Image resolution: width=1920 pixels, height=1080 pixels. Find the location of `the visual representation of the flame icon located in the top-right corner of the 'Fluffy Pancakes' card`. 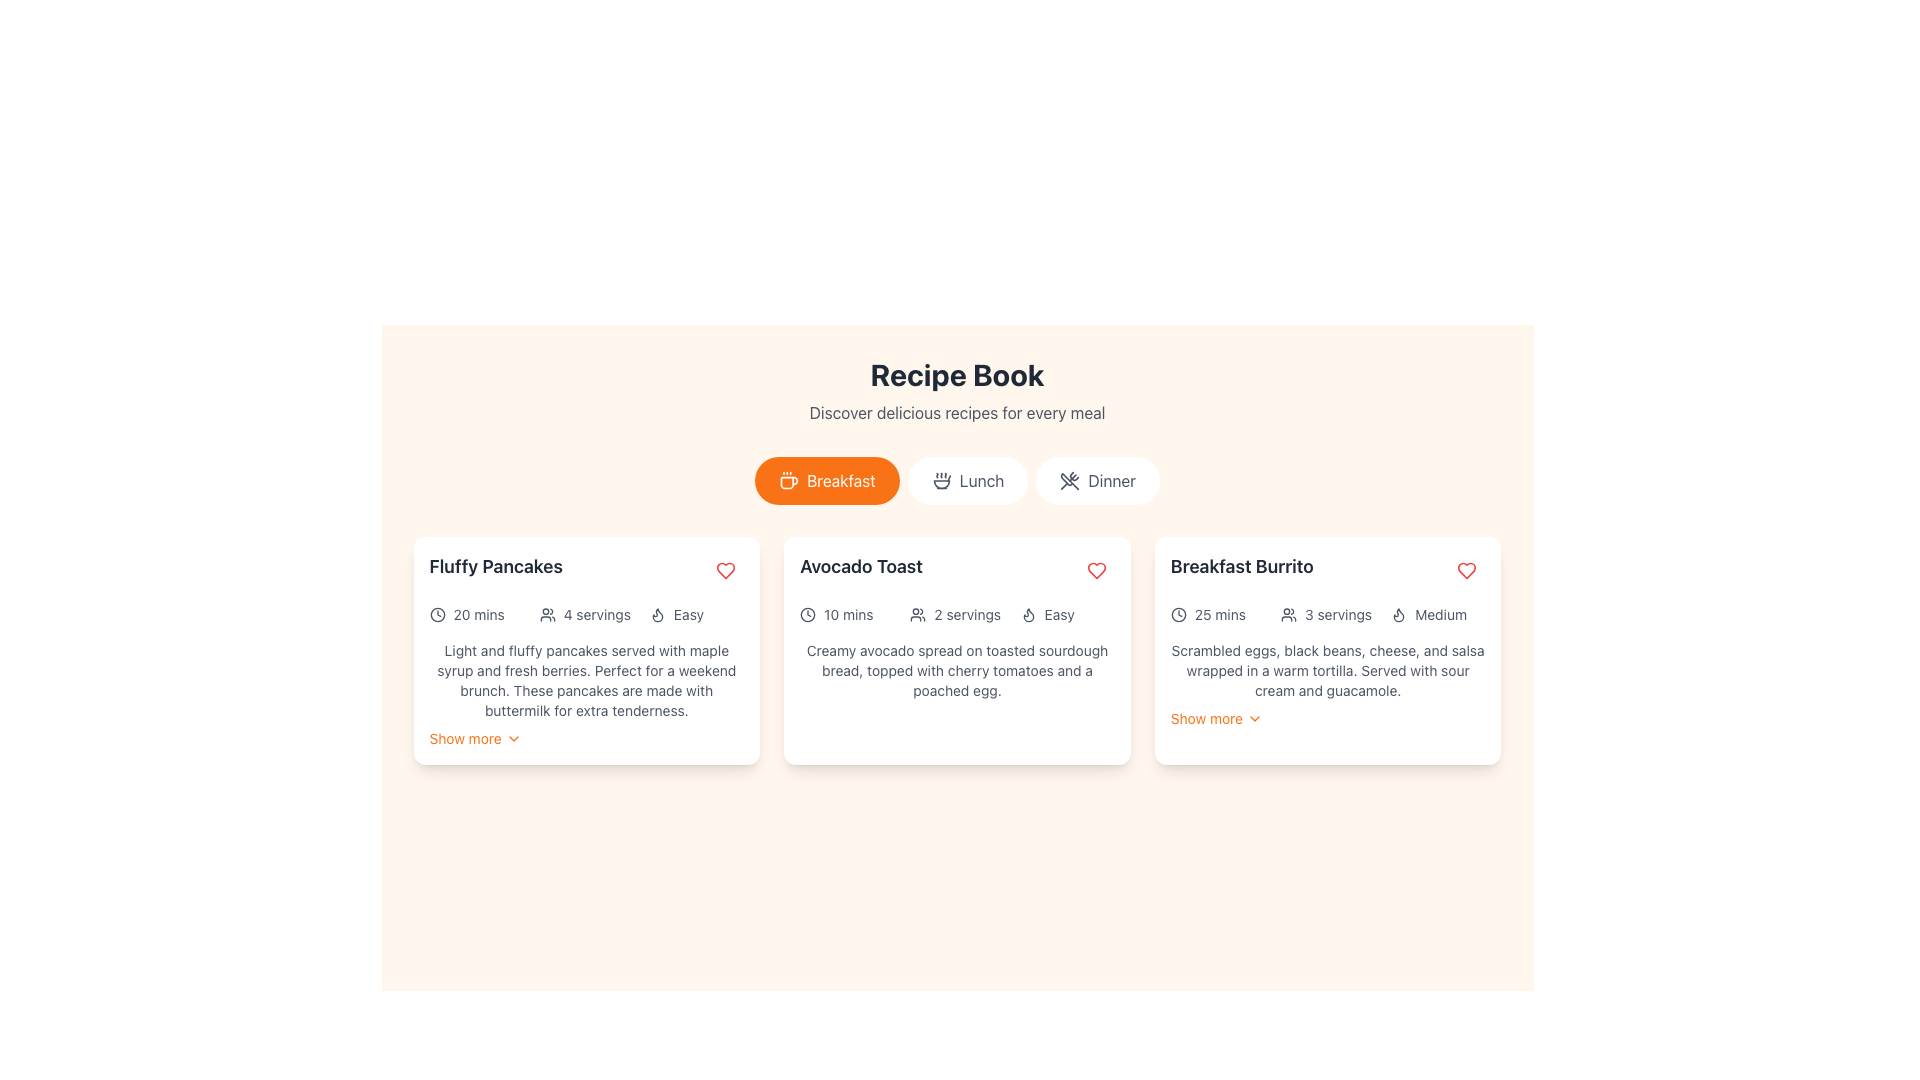

the visual representation of the flame icon located in the top-right corner of the 'Fluffy Pancakes' card is located at coordinates (657, 614).